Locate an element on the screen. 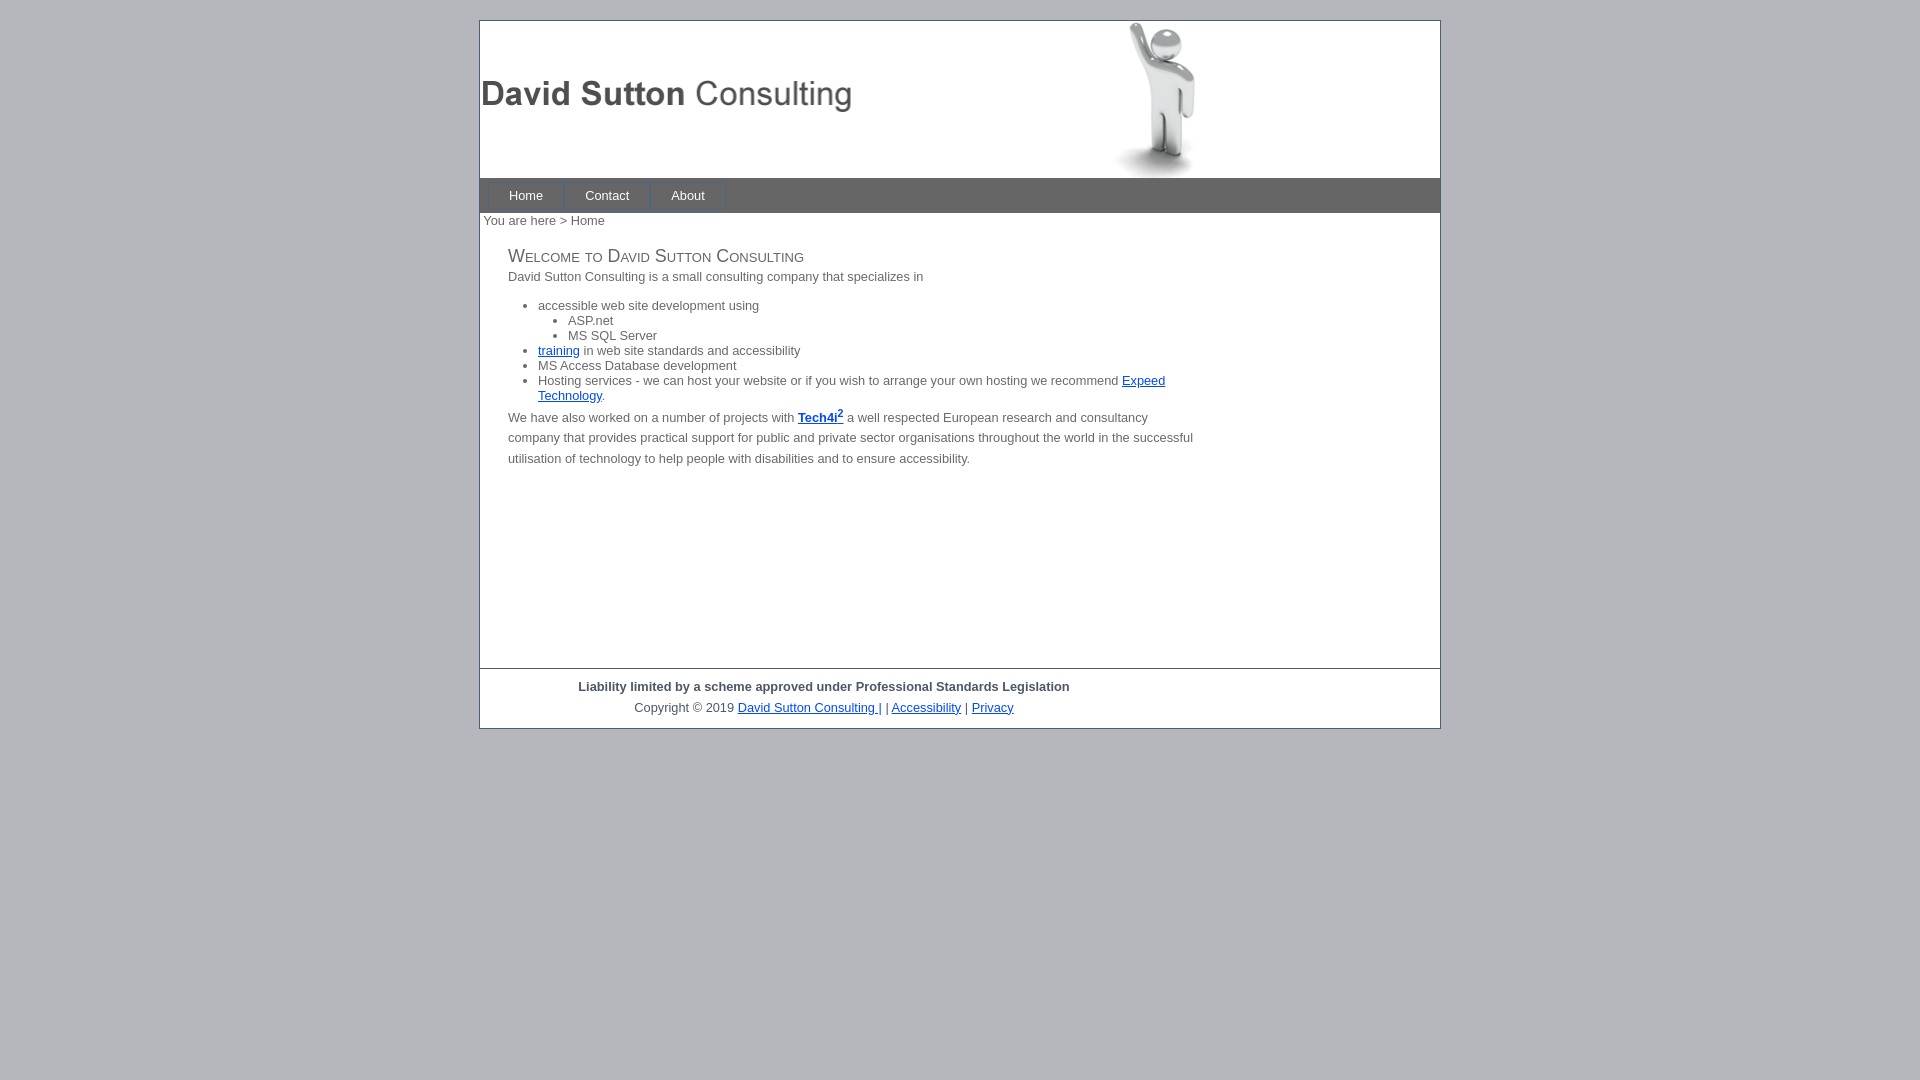 The height and width of the screenshot is (1080, 1920). 'Contact' is located at coordinates (605, 195).